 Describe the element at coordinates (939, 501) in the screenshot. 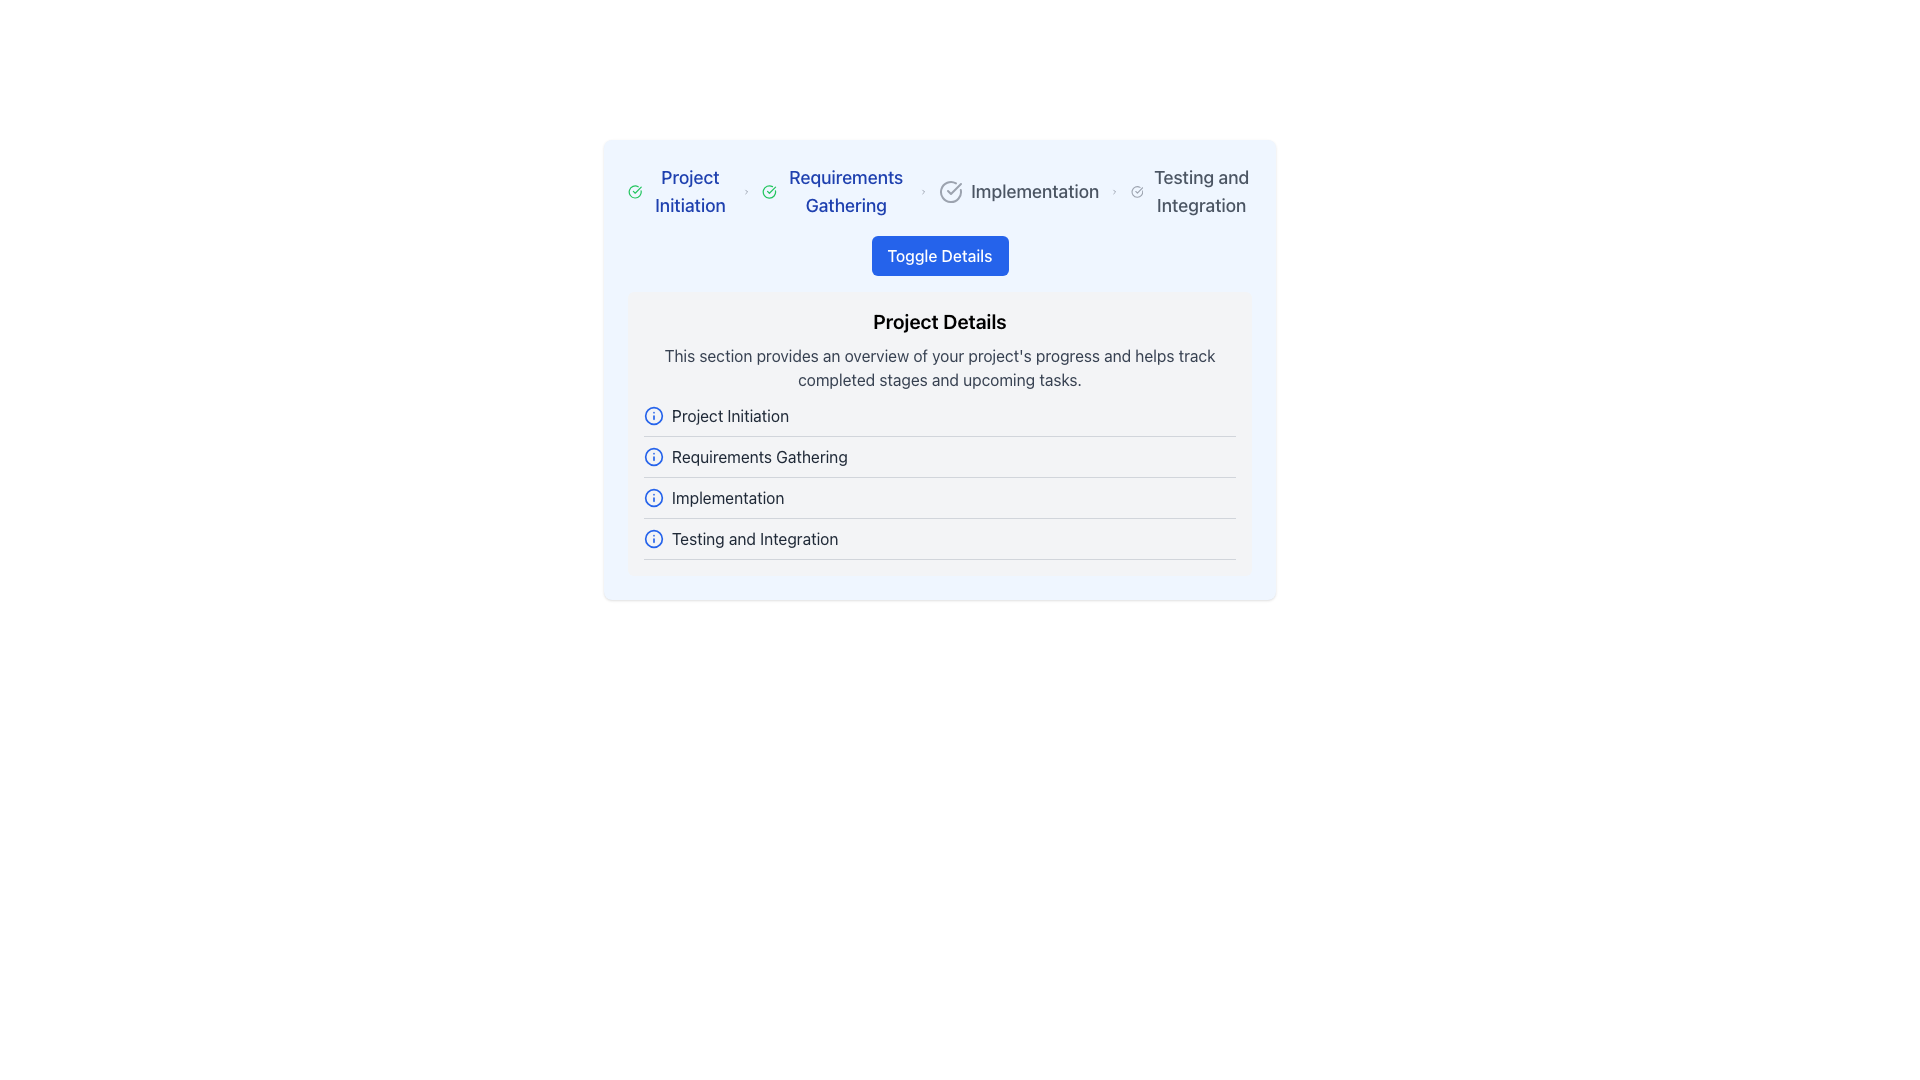

I see `the labeled list item representing the 'Implementation' stage in the project workflow` at that location.